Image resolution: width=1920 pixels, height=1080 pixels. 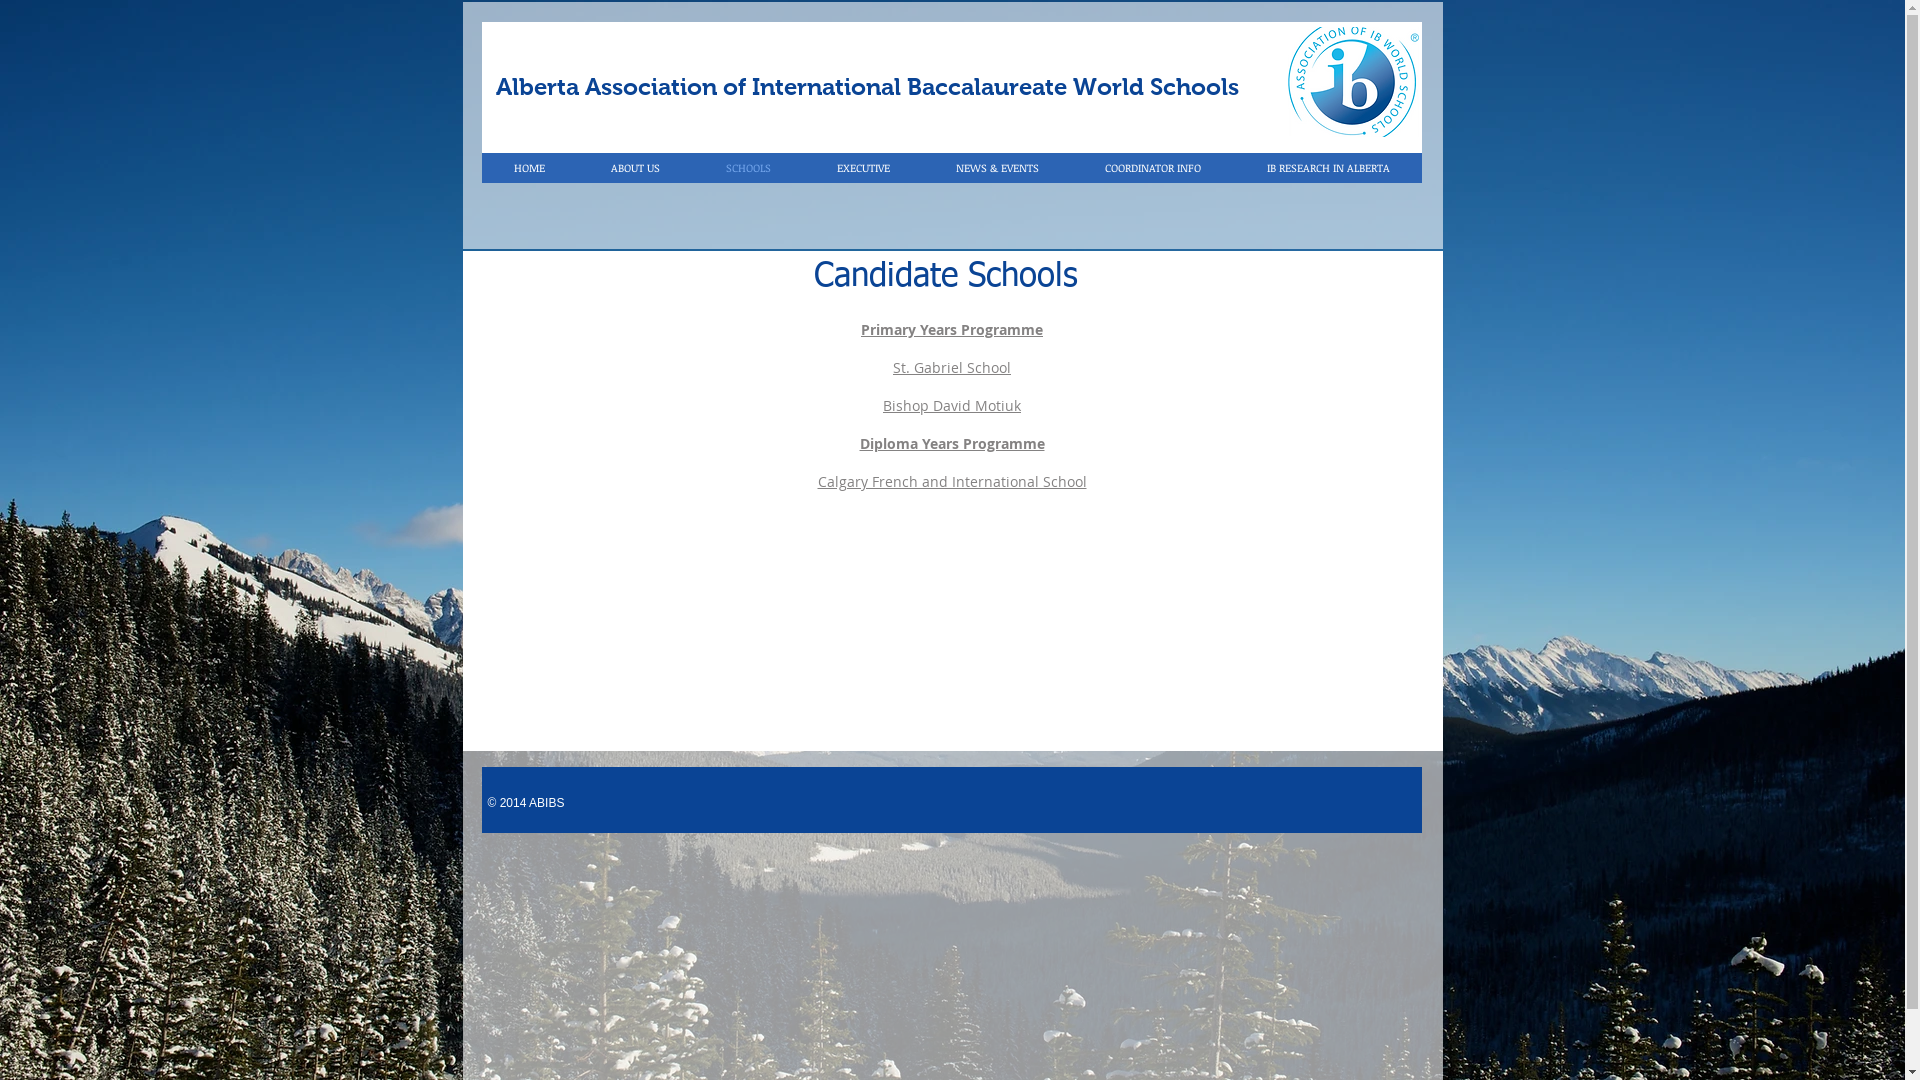 What do you see at coordinates (529, 167) in the screenshot?
I see `'HOME'` at bounding box center [529, 167].